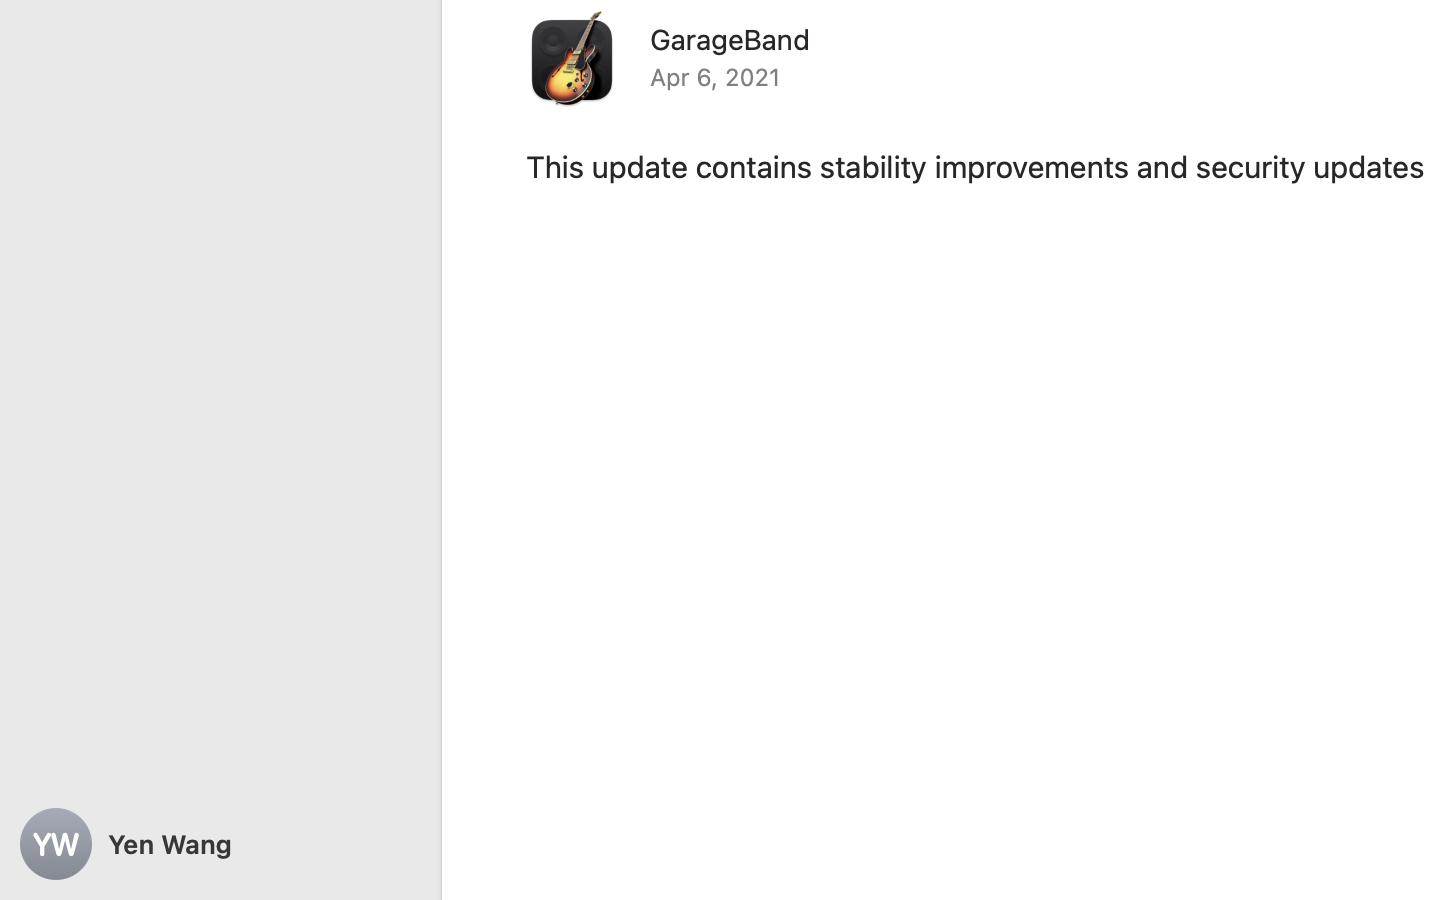 This screenshot has width=1440, height=900. I want to click on 'Apr 6, 2021', so click(715, 76).